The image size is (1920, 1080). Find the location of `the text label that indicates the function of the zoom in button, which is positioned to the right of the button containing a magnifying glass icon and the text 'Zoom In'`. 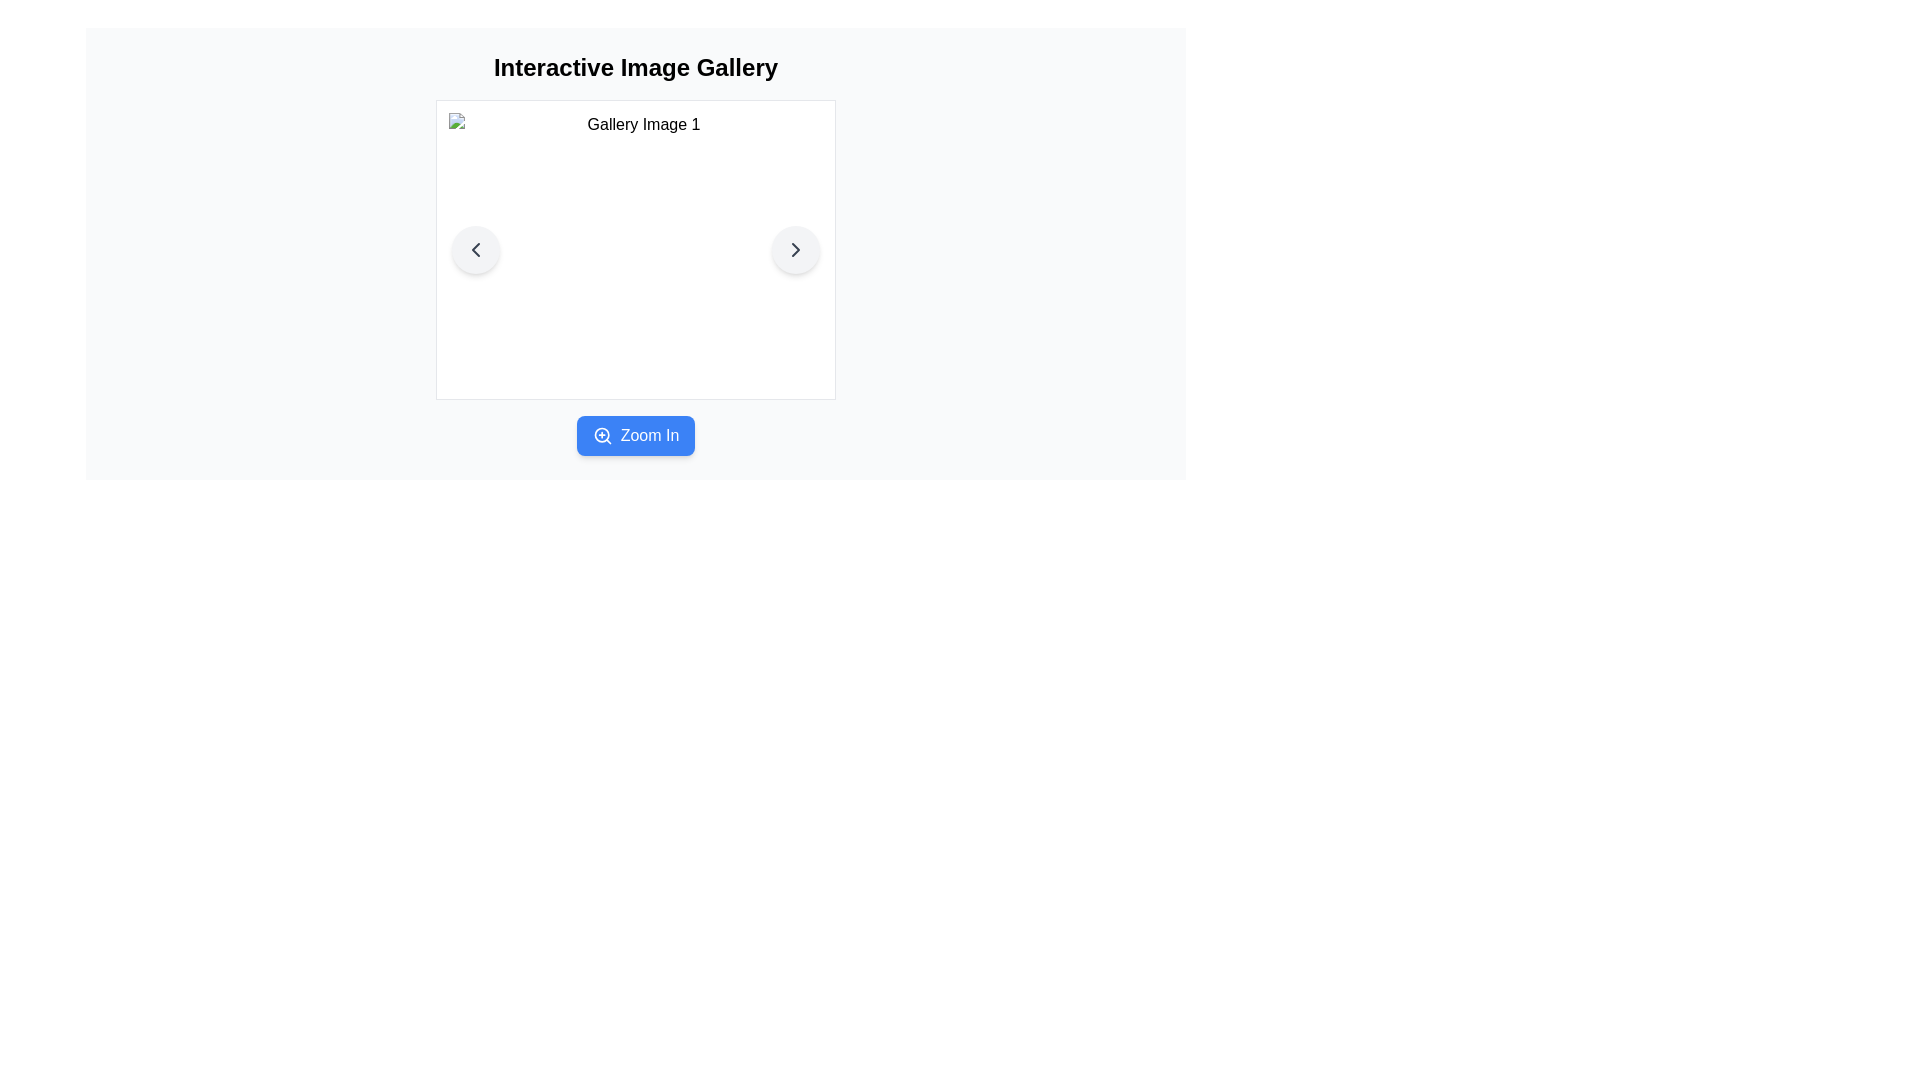

the text label that indicates the function of the zoom in button, which is positioned to the right of the button containing a magnifying glass icon and the text 'Zoom In' is located at coordinates (649, 434).